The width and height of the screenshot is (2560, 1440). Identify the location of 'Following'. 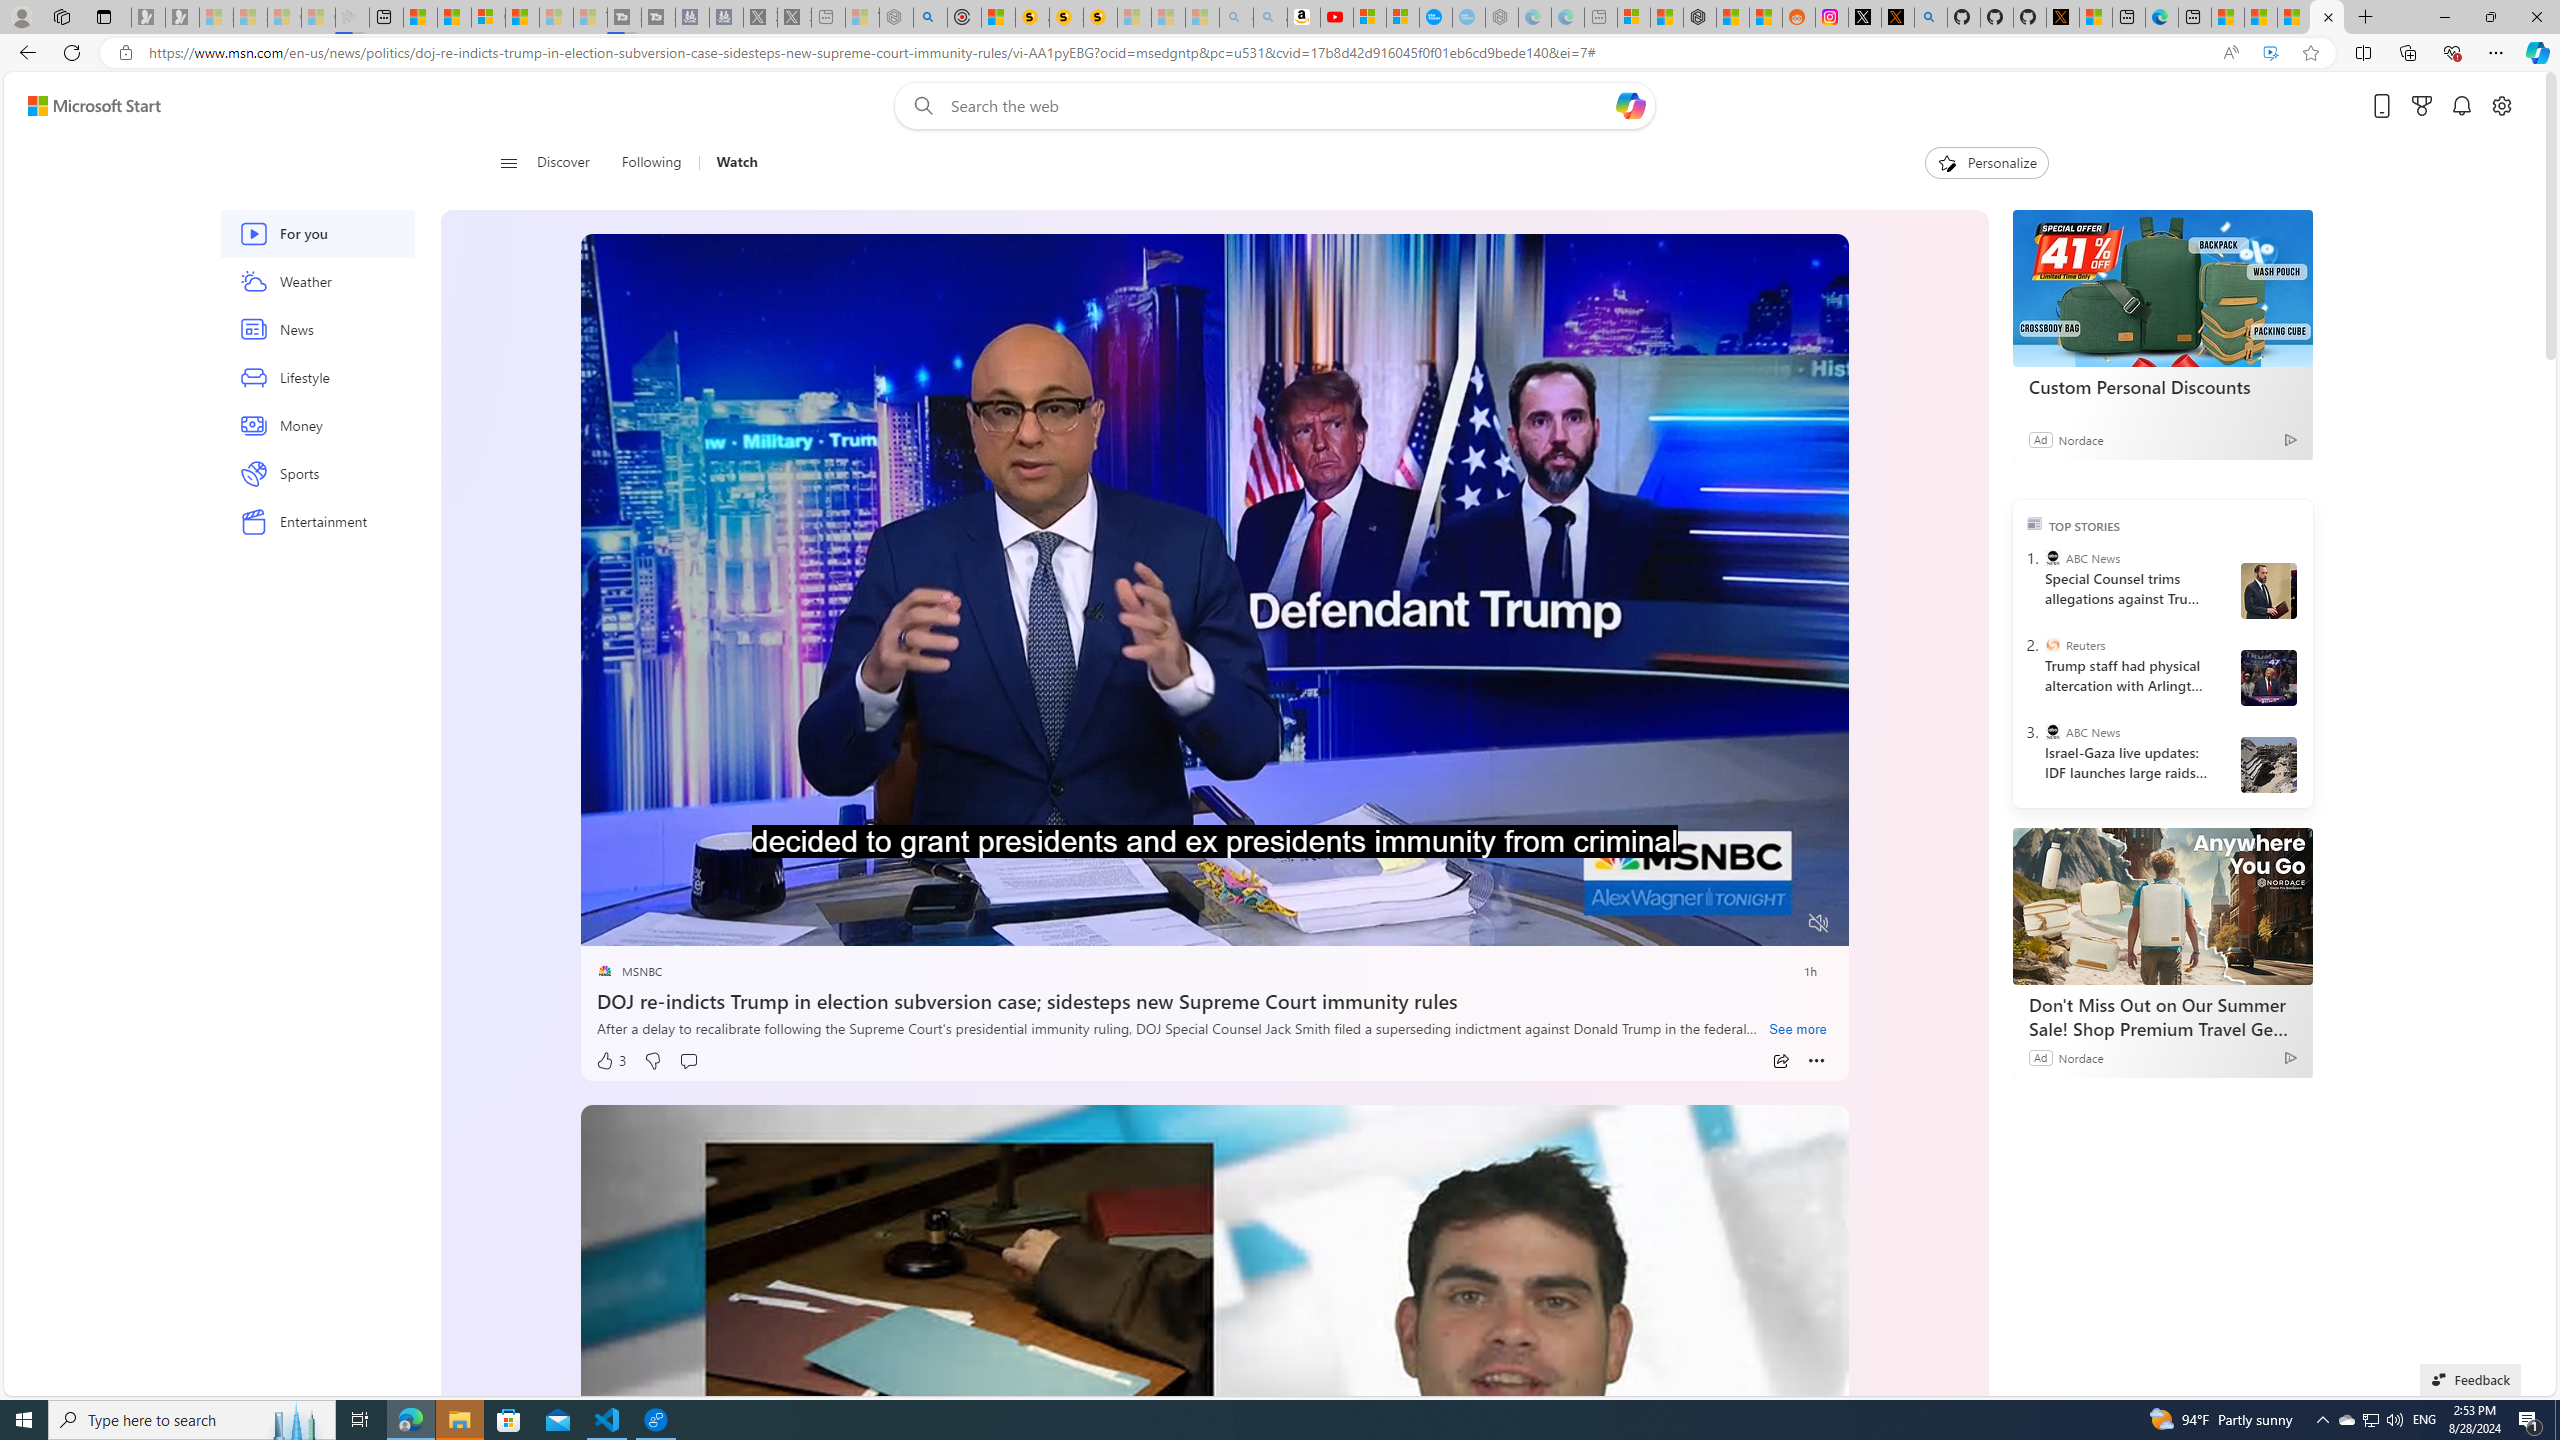
(652, 162).